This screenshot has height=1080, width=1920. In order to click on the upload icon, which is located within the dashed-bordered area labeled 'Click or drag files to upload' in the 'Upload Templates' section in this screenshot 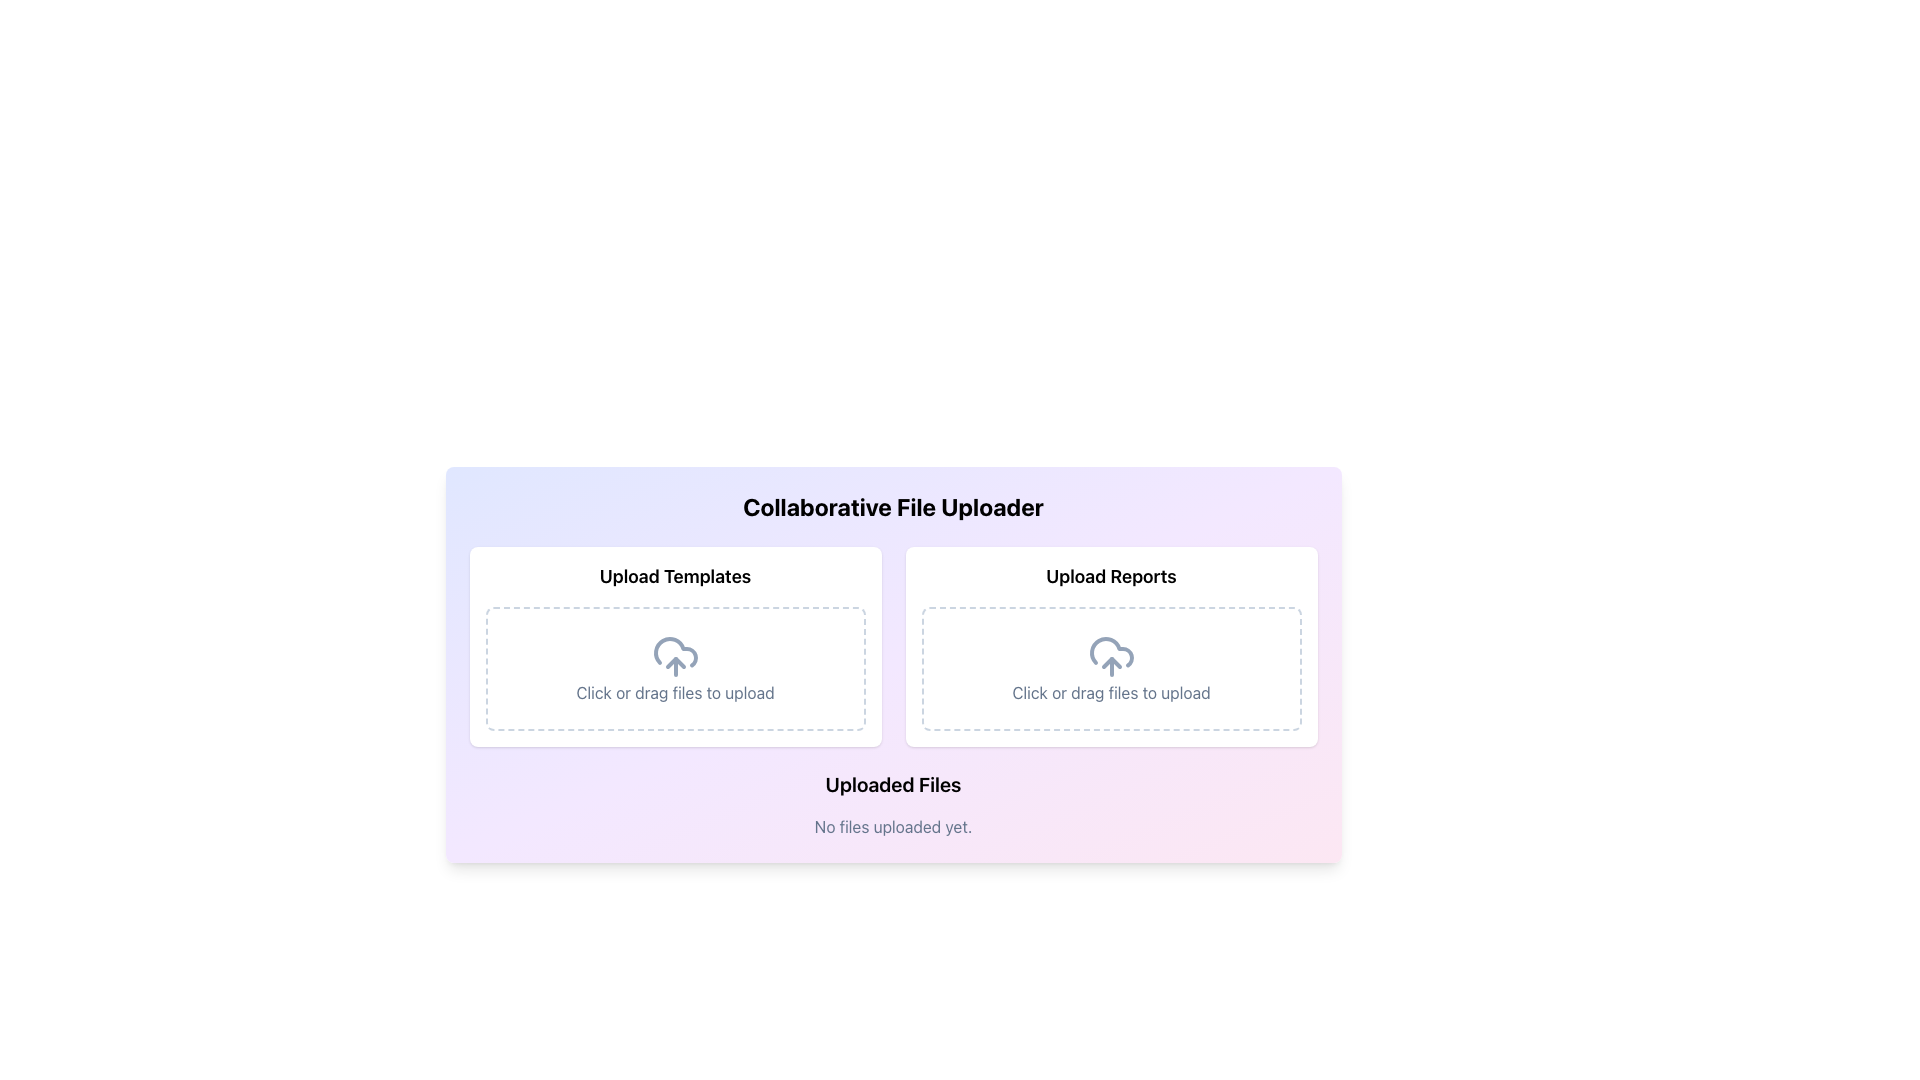, I will do `click(675, 656)`.